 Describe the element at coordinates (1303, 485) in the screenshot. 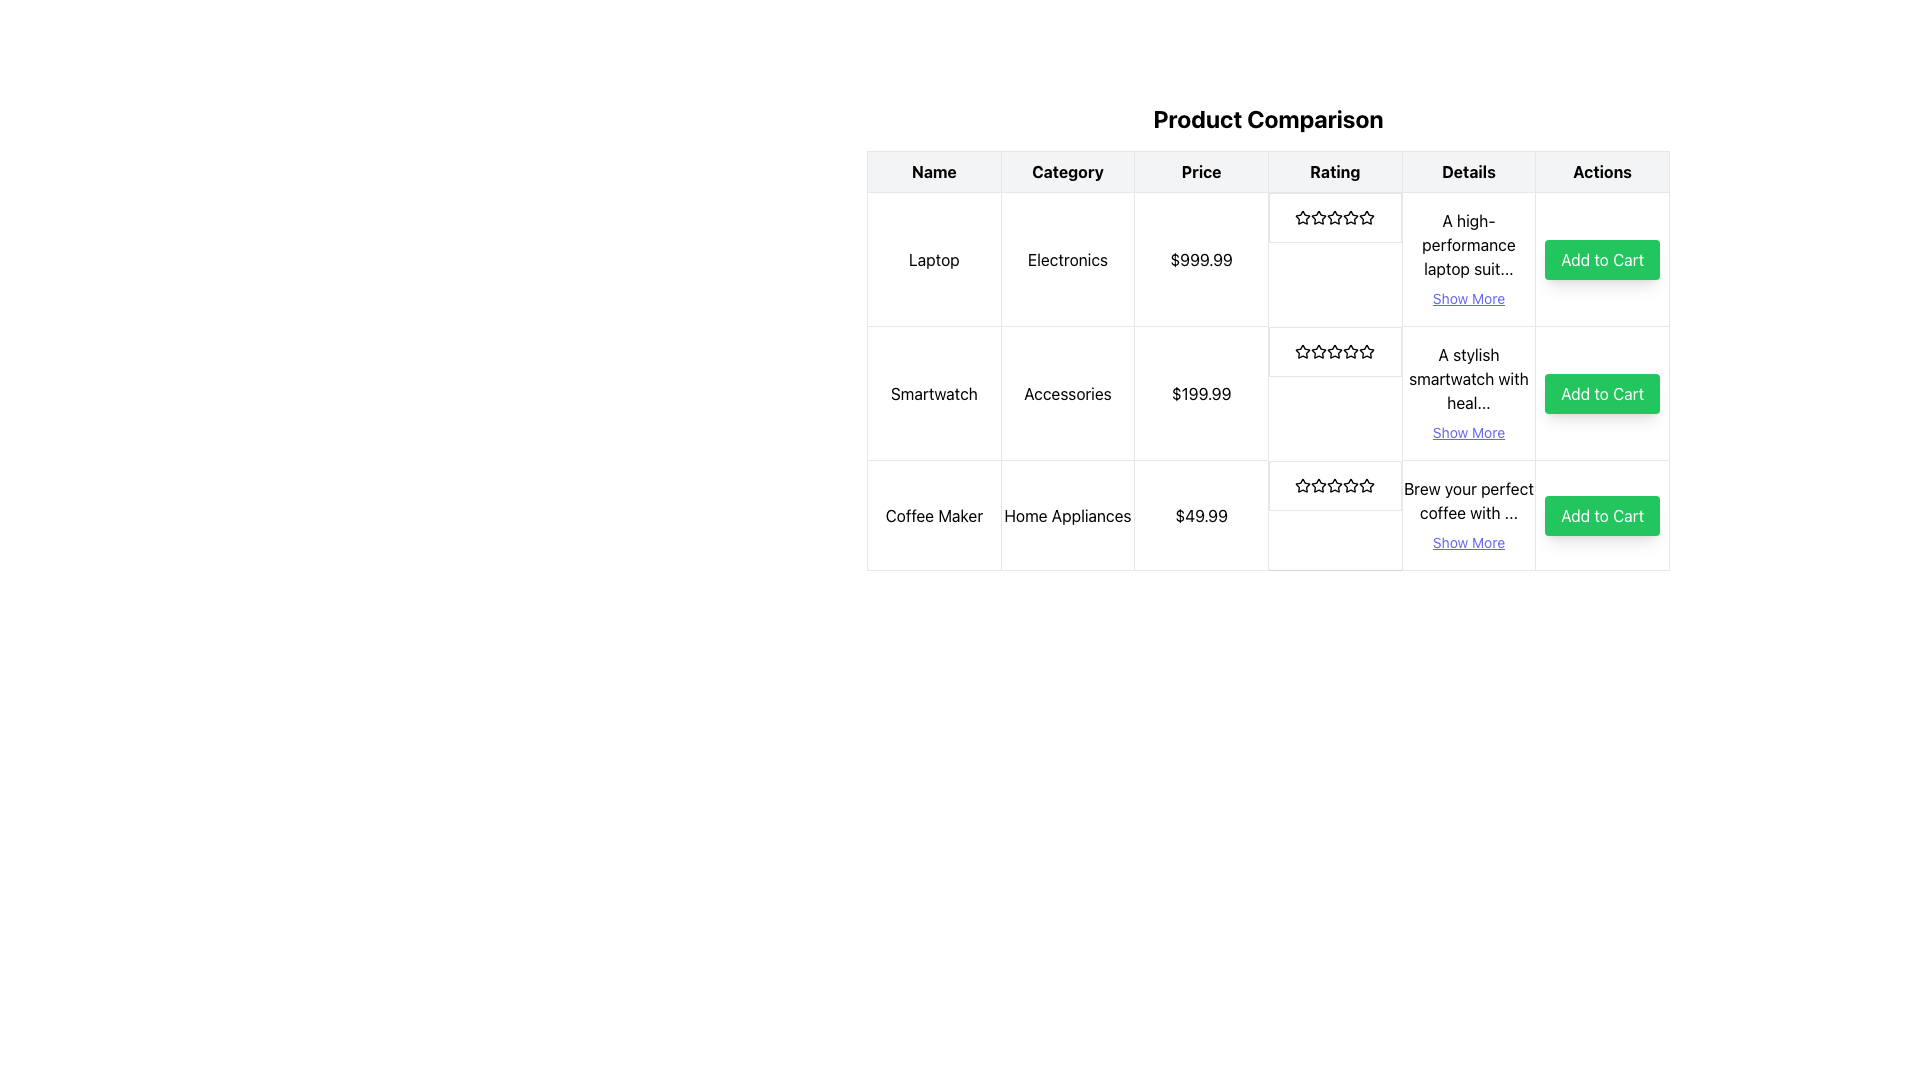

I see `the star icon indicating the rating for the product 'Coffee Maker' in the third row of the table` at that location.